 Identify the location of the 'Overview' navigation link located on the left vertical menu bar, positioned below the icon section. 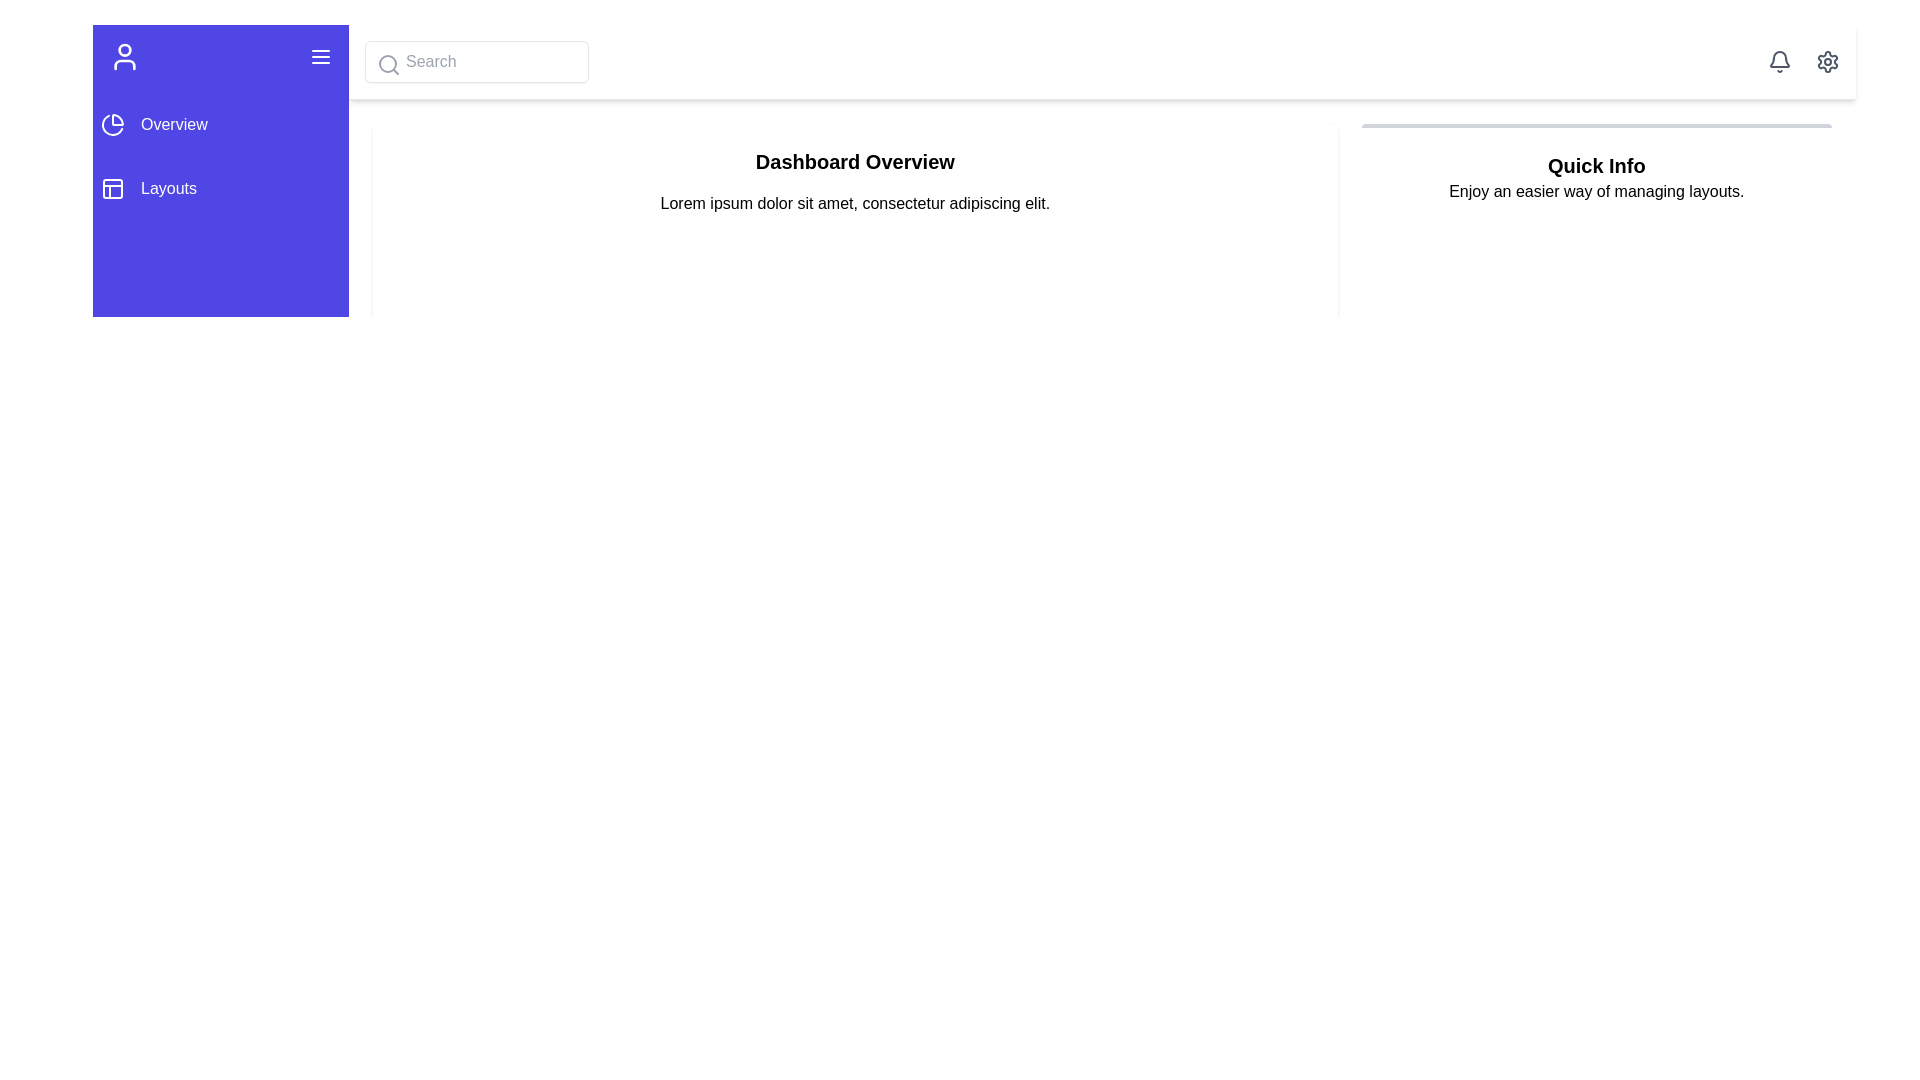
(174, 124).